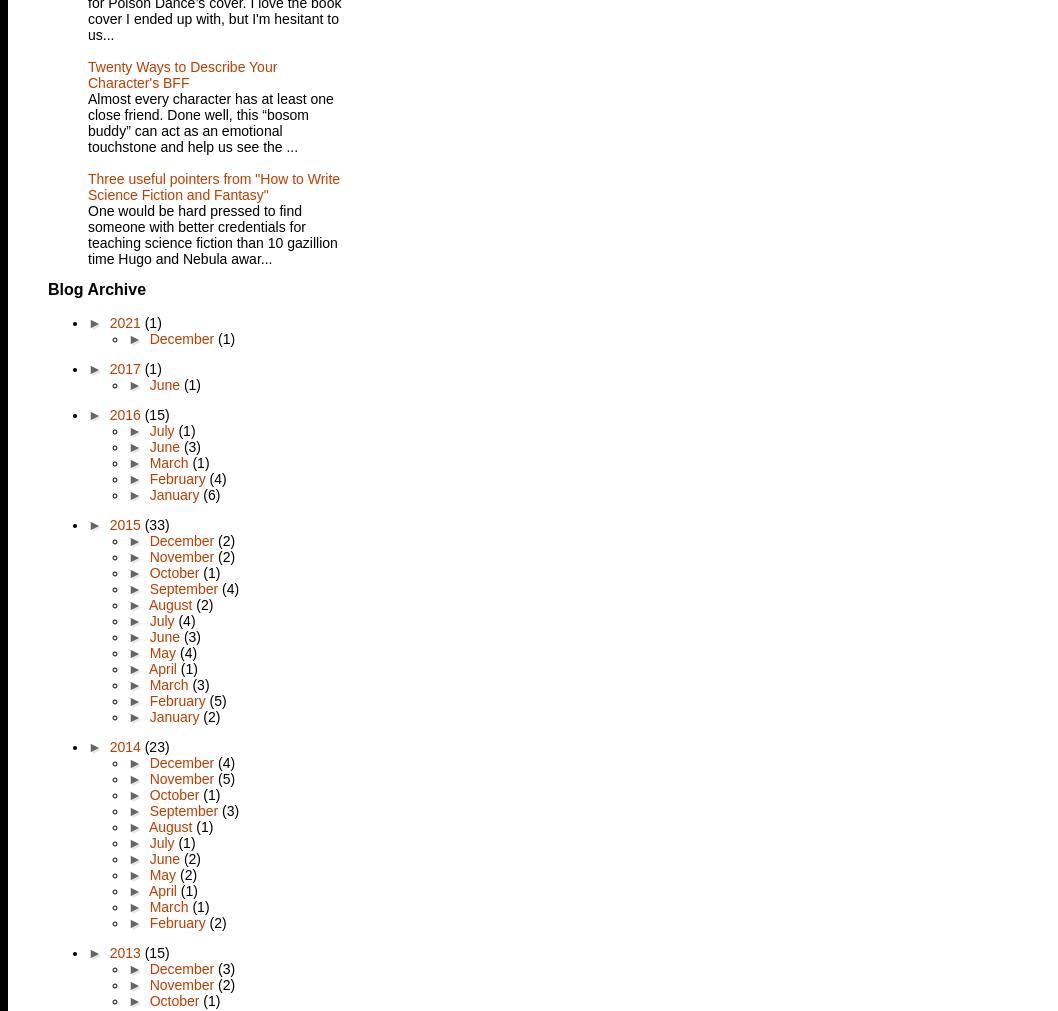 This screenshot has height=1011, width=1058. Describe the element at coordinates (155, 746) in the screenshot. I see `'(23)'` at that location.